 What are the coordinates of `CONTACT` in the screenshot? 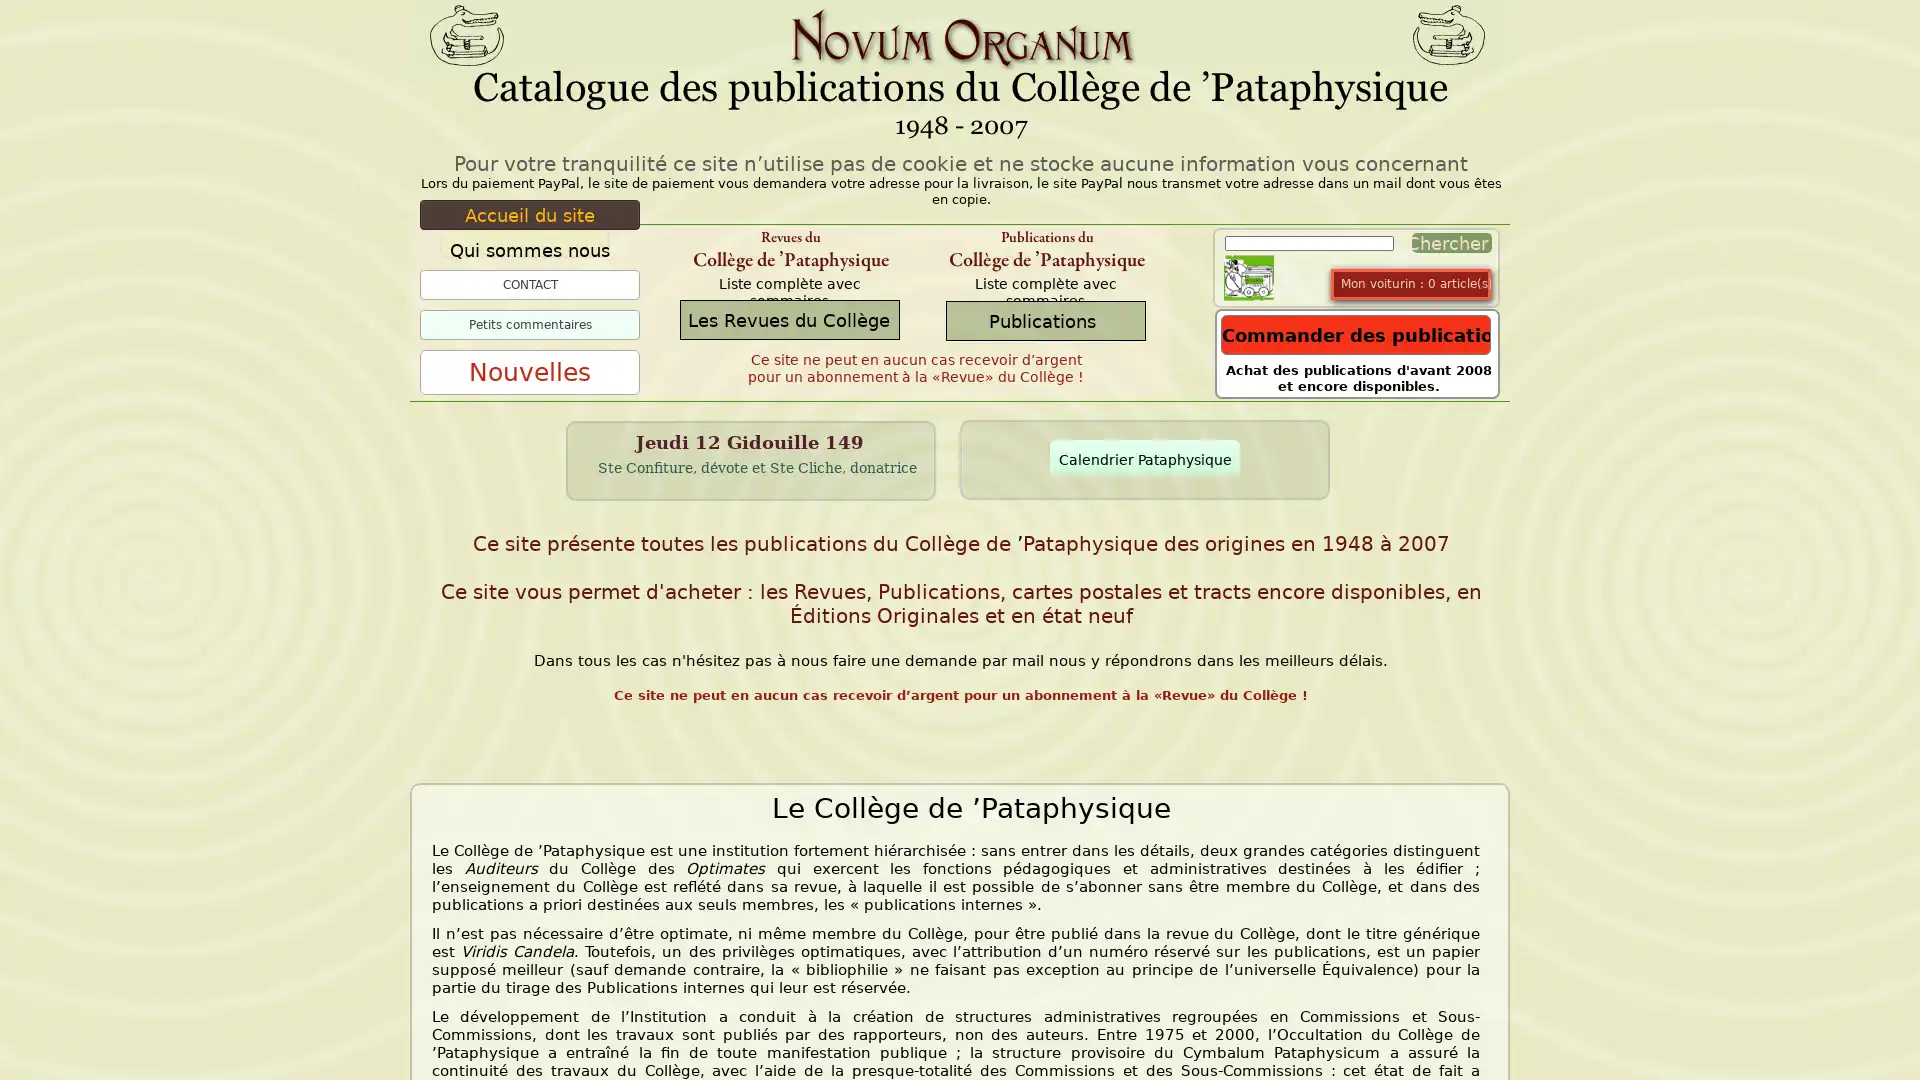 It's located at (529, 285).